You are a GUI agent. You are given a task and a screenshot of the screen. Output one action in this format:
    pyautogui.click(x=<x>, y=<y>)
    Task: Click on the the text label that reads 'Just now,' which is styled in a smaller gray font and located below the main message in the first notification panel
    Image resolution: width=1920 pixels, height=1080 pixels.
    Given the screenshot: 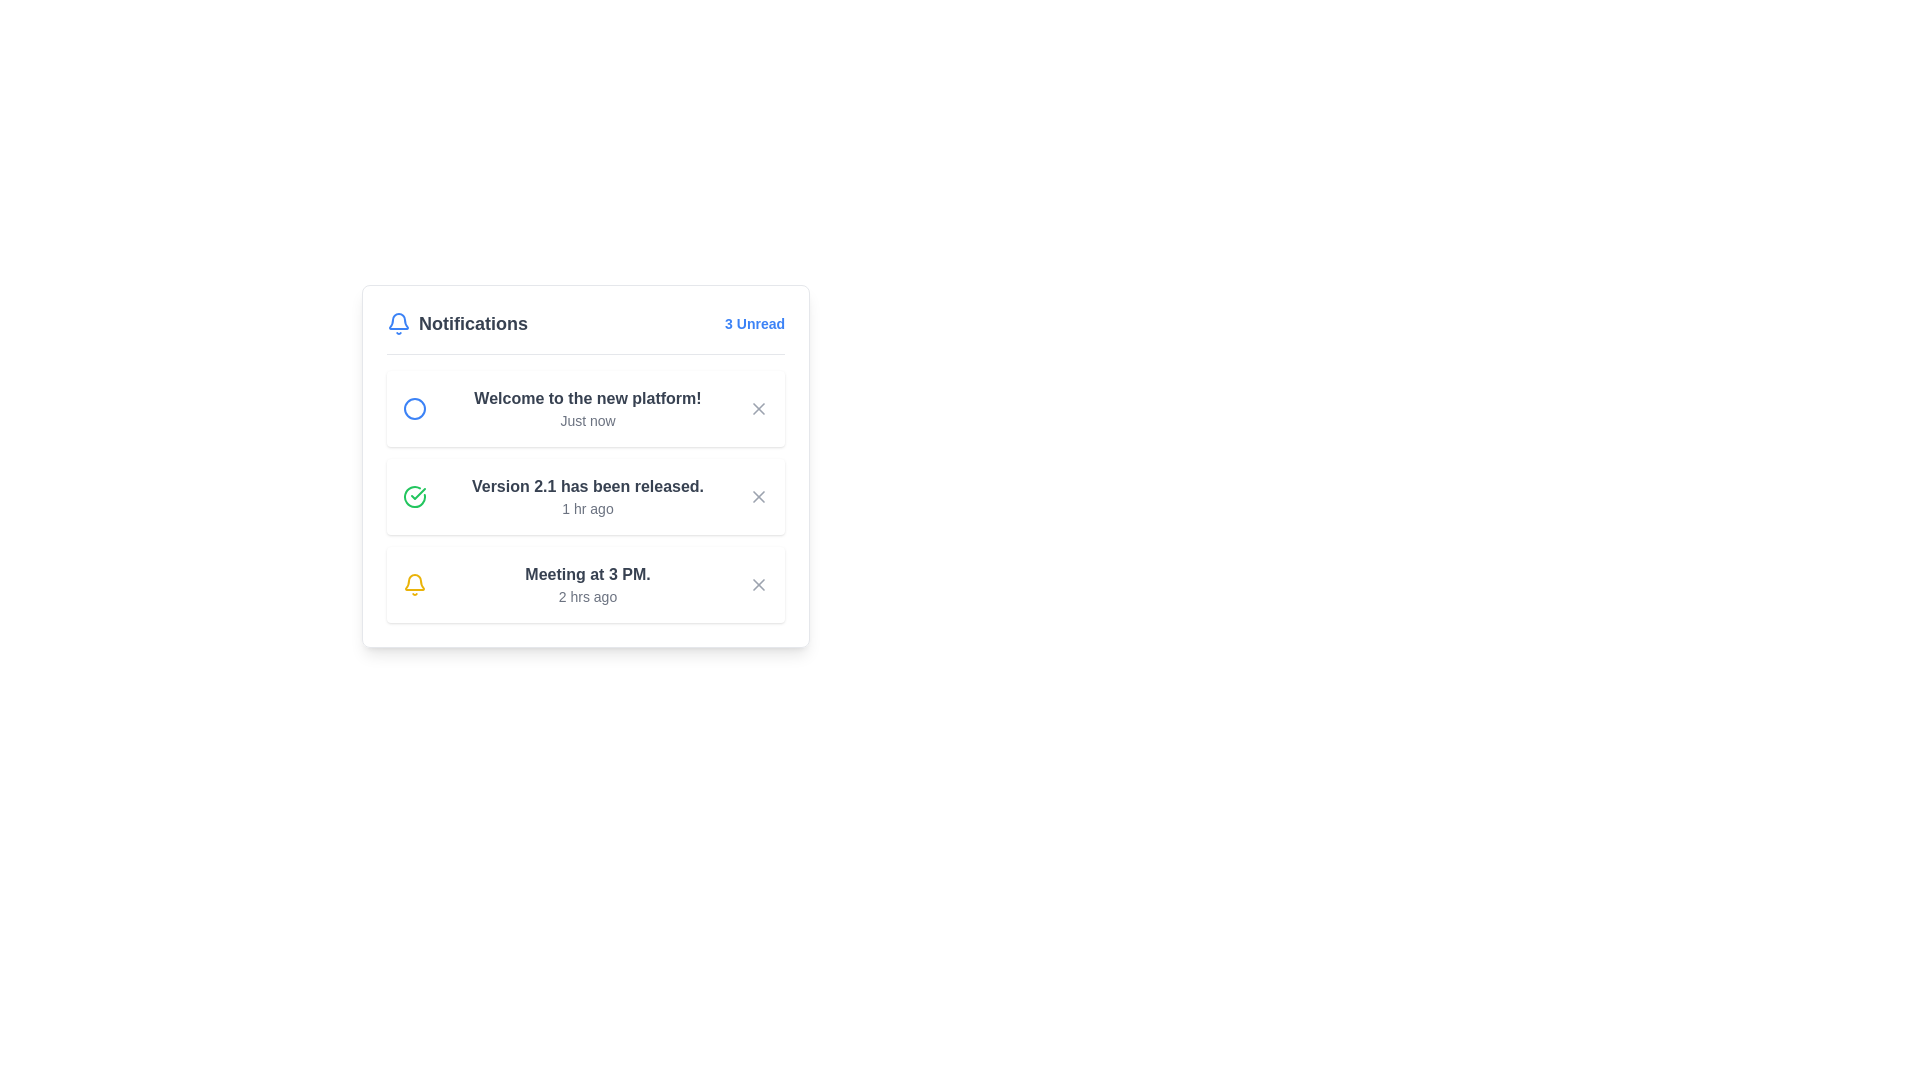 What is the action you would take?
    pyautogui.click(x=587, y=419)
    